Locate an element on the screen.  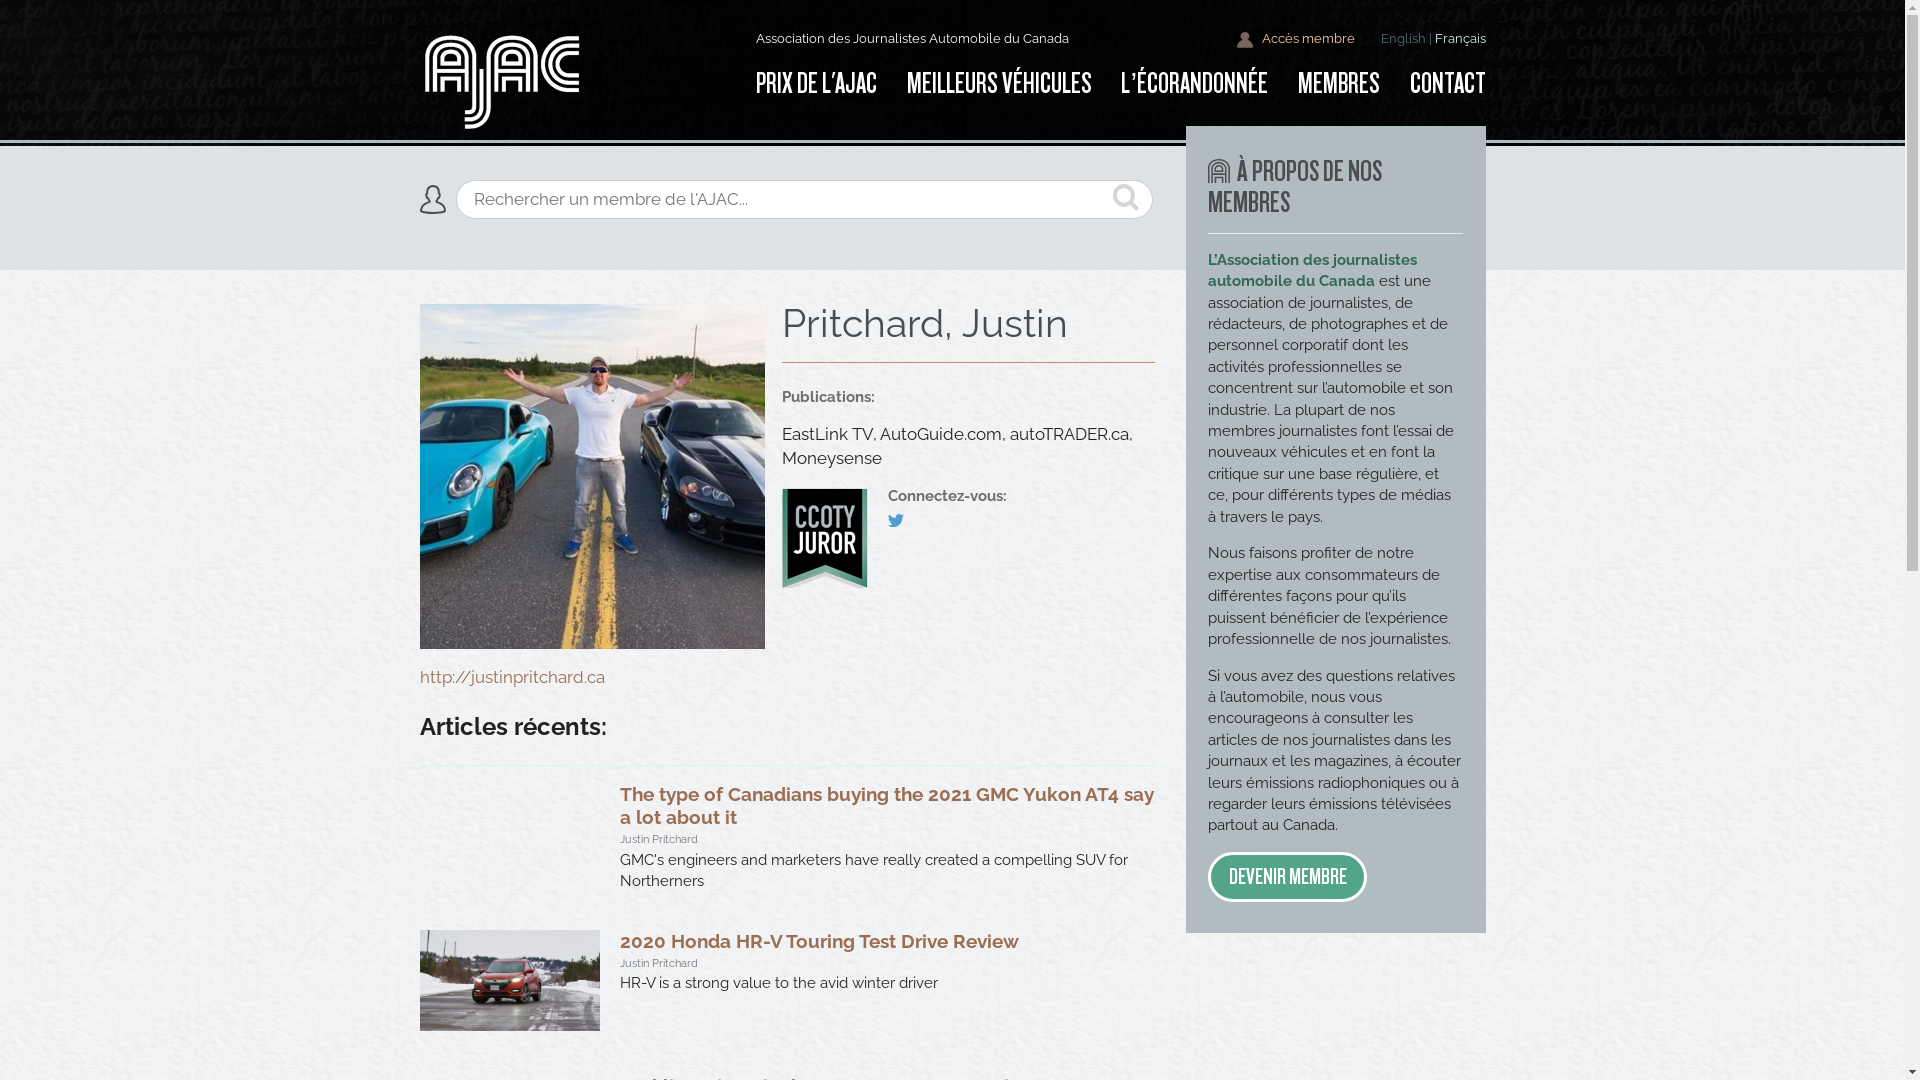
'MEMBRES' is located at coordinates (1282, 82).